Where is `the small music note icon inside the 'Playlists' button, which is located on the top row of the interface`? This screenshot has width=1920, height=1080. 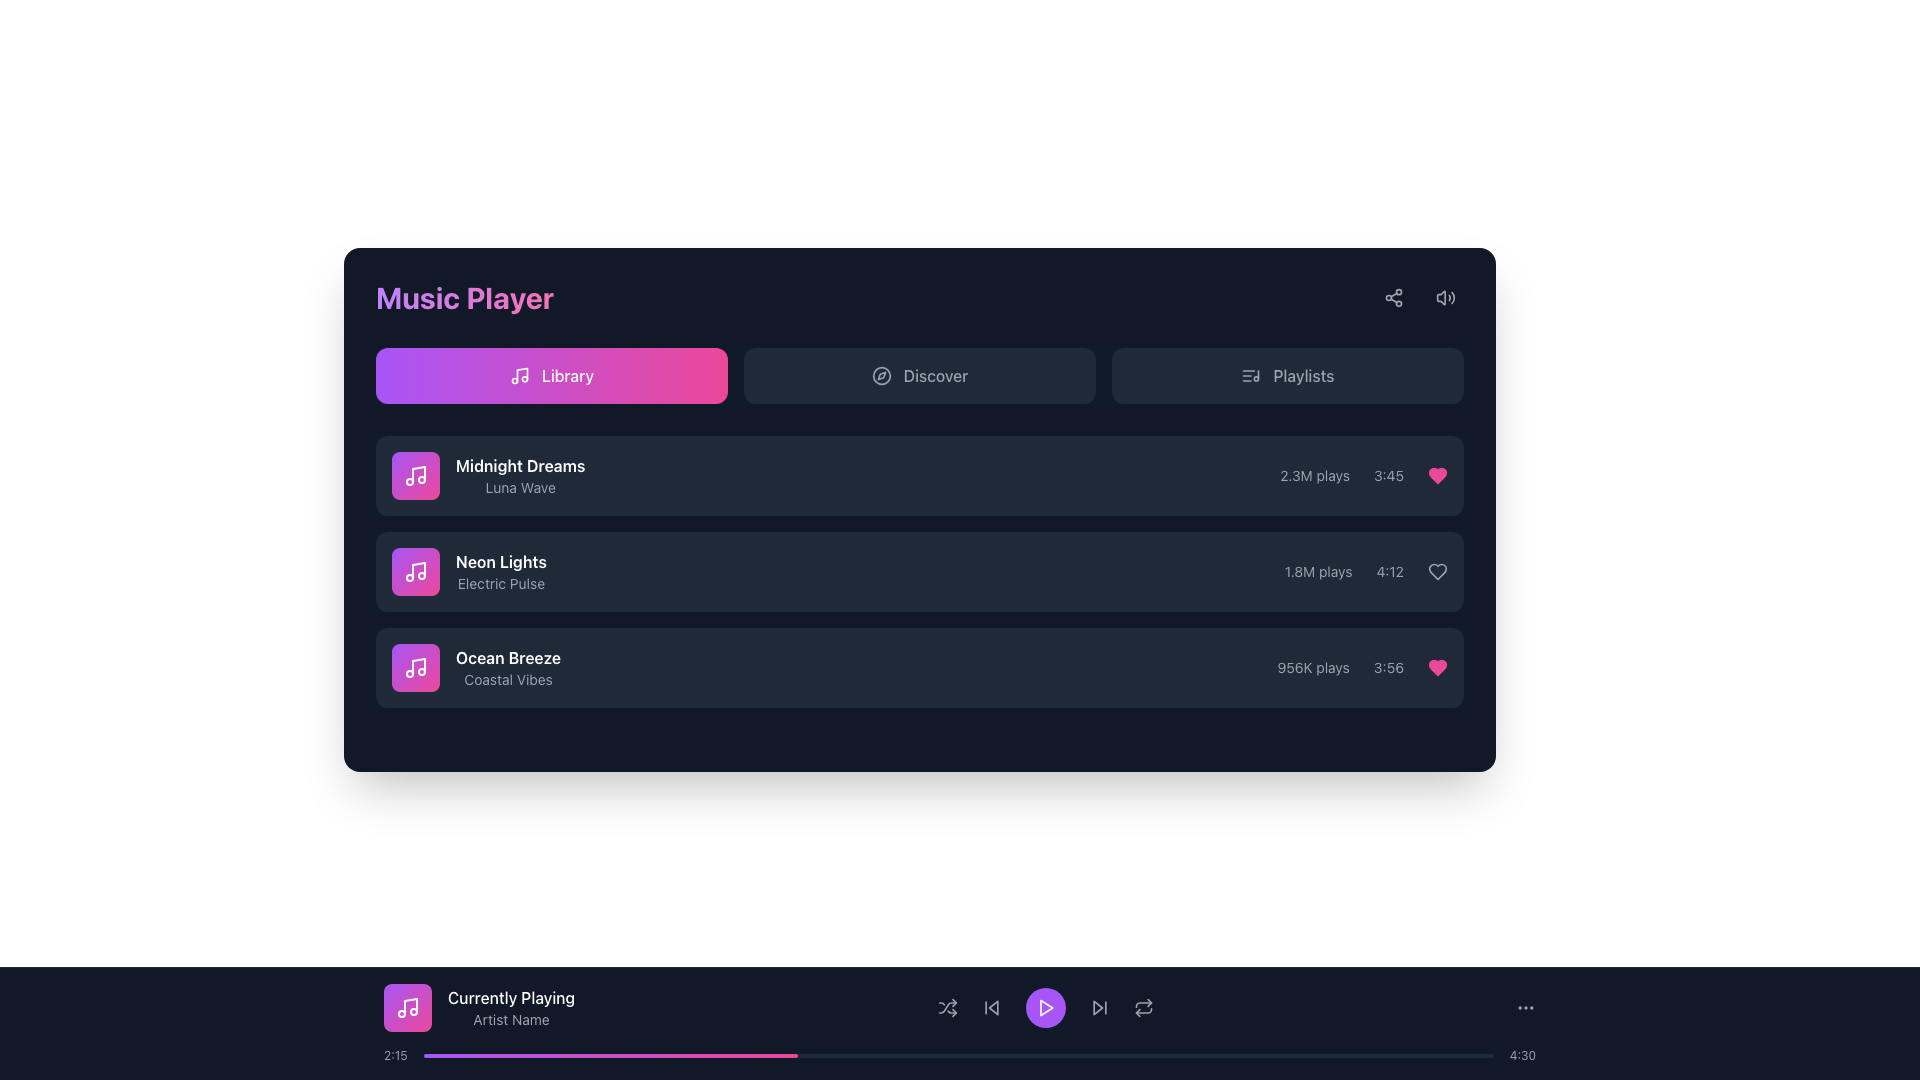
the small music note icon inside the 'Playlists' button, which is located on the top row of the interface is located at coordinates (1250, 375).